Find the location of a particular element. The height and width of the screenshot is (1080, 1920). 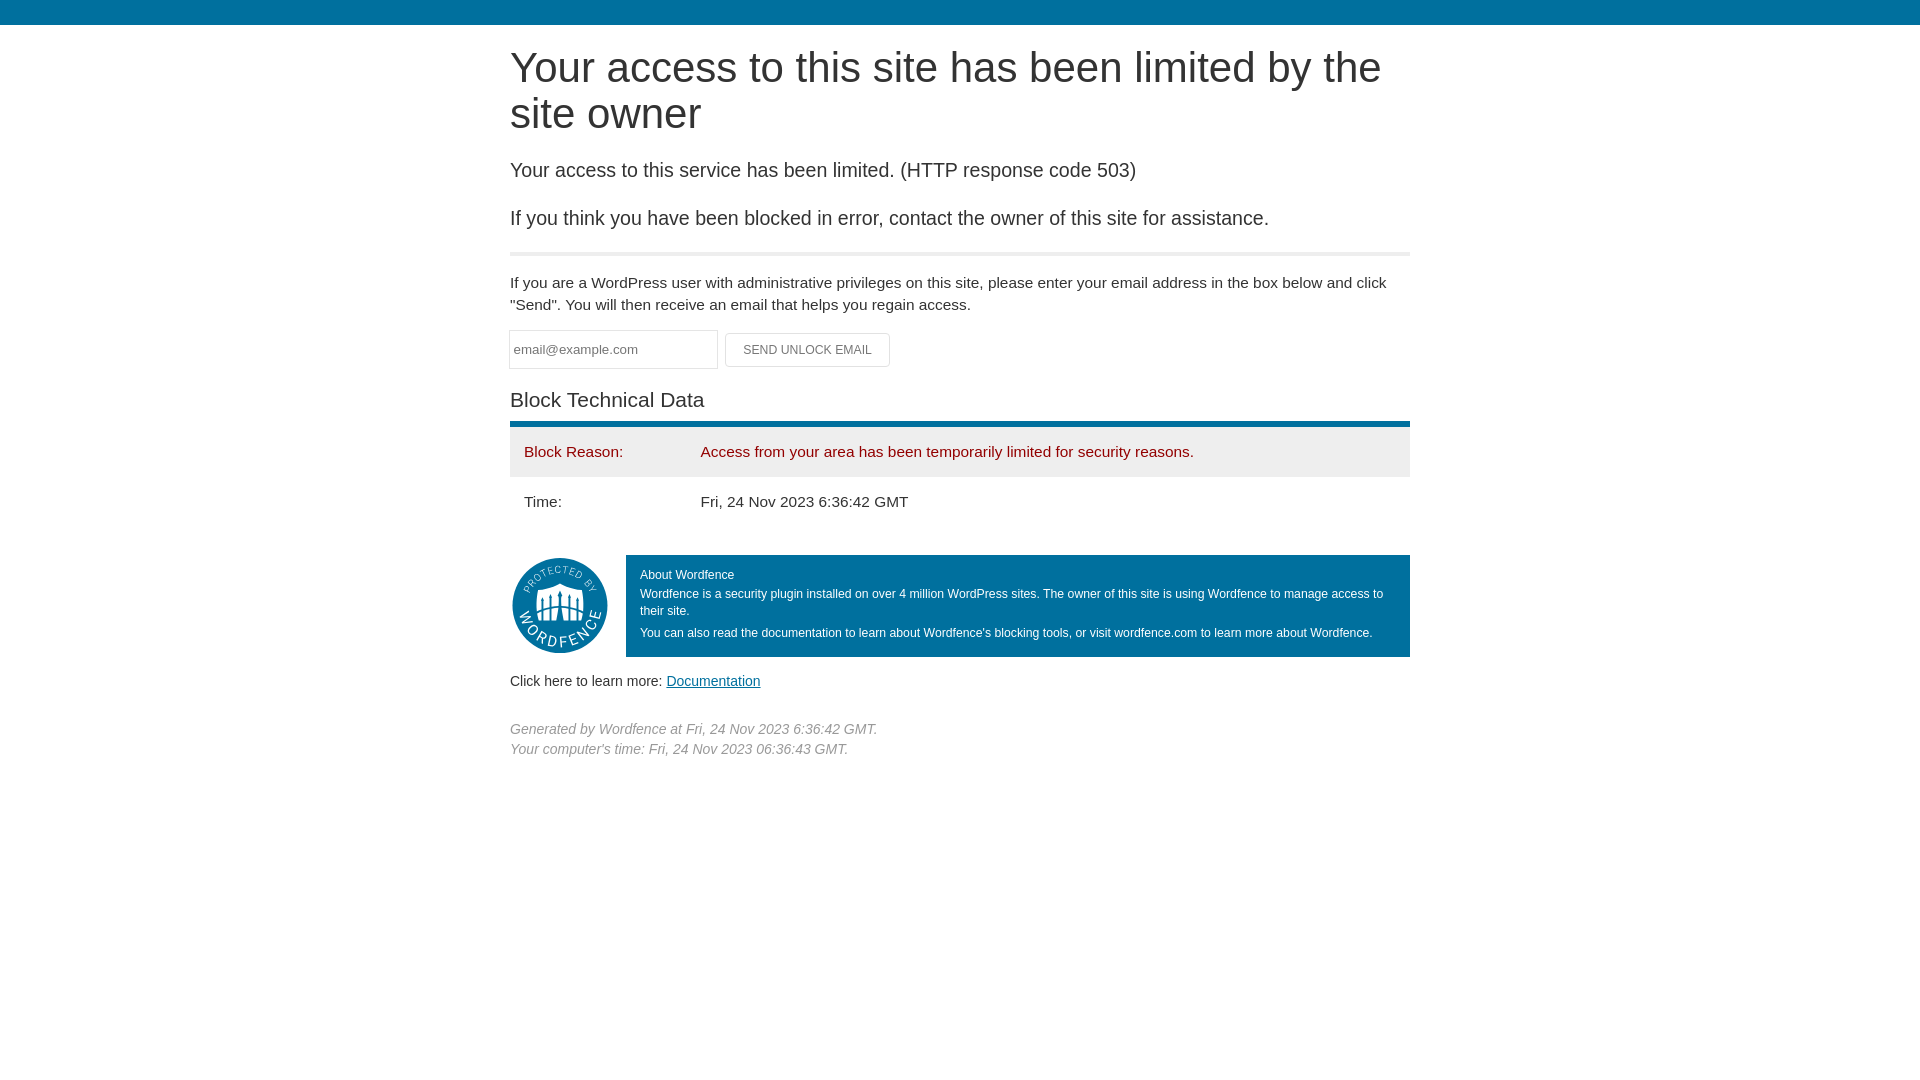

'Send Unlock Email' is located at coordinates (807, 349).